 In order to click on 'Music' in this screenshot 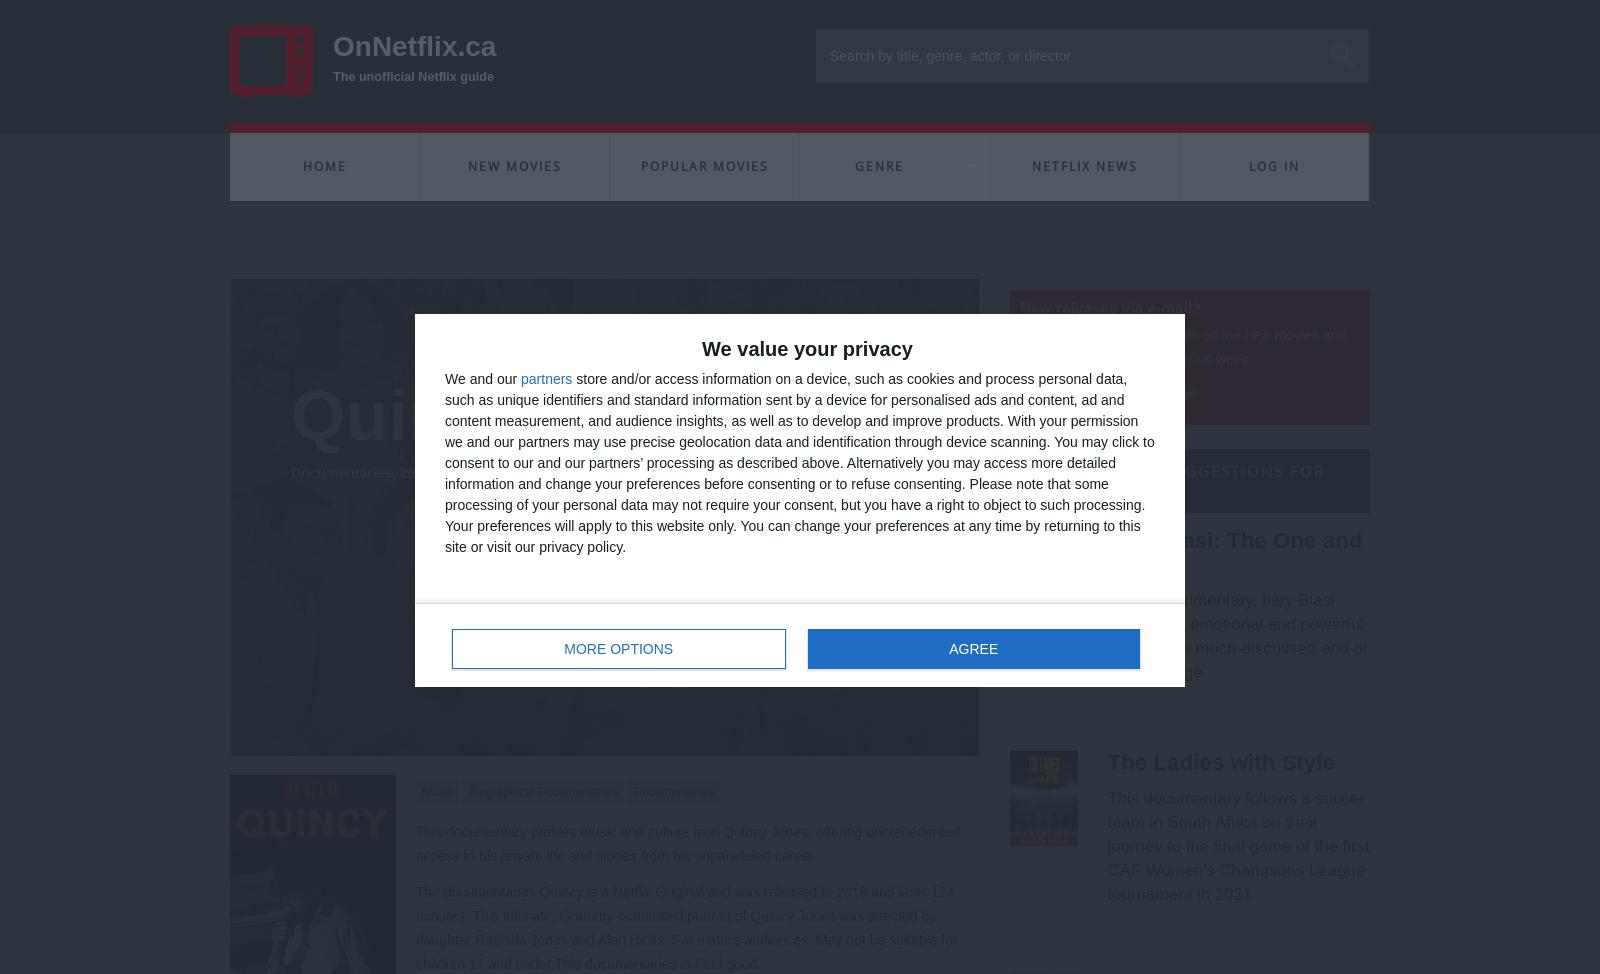, I will do `click(436, 790)`.